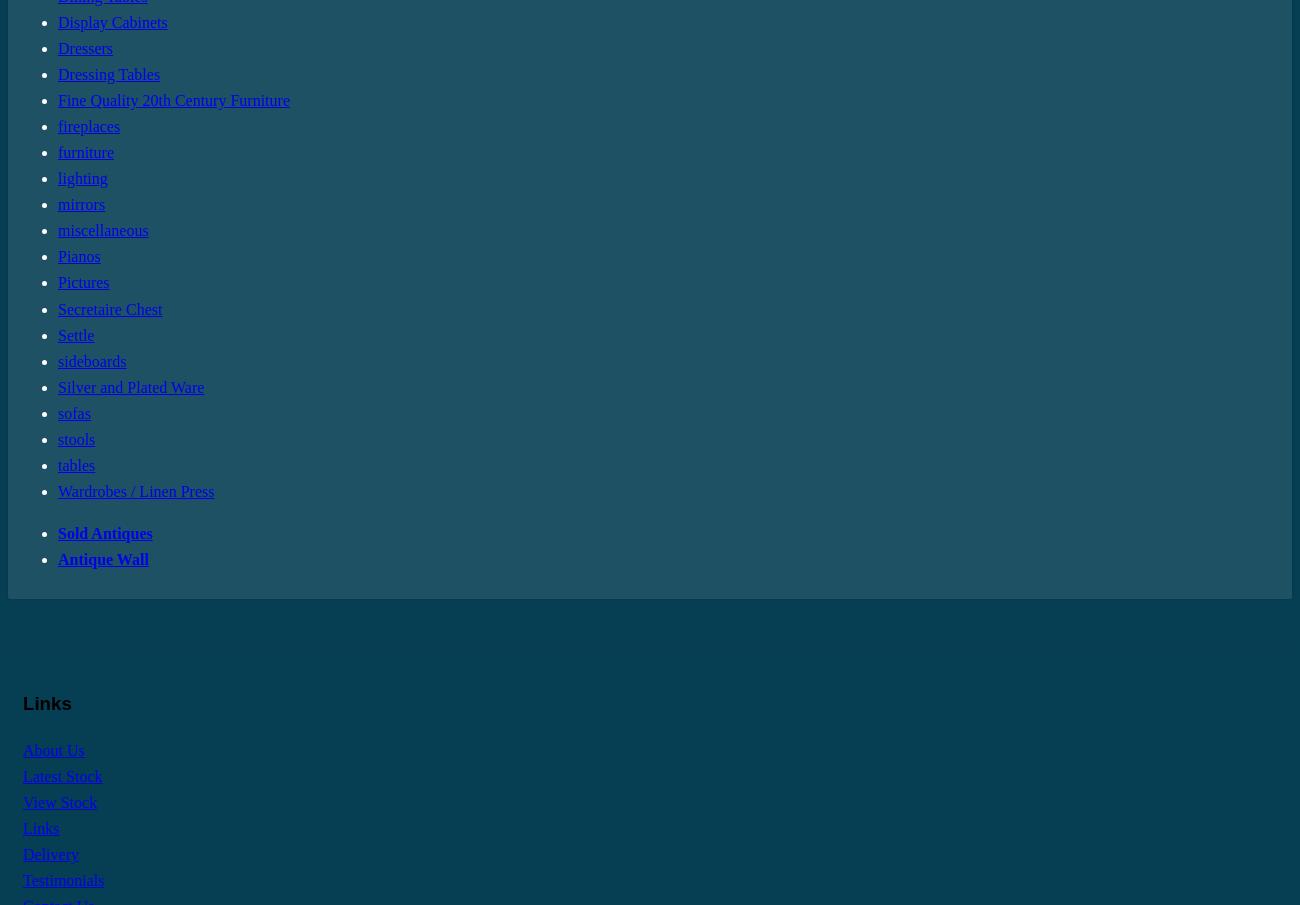 This screenshot has height=905, width=1300. What do you see at coordinates (102, 558) in the screenshot?
I see `'Antique Wall'` at bounding box center [102, 558].